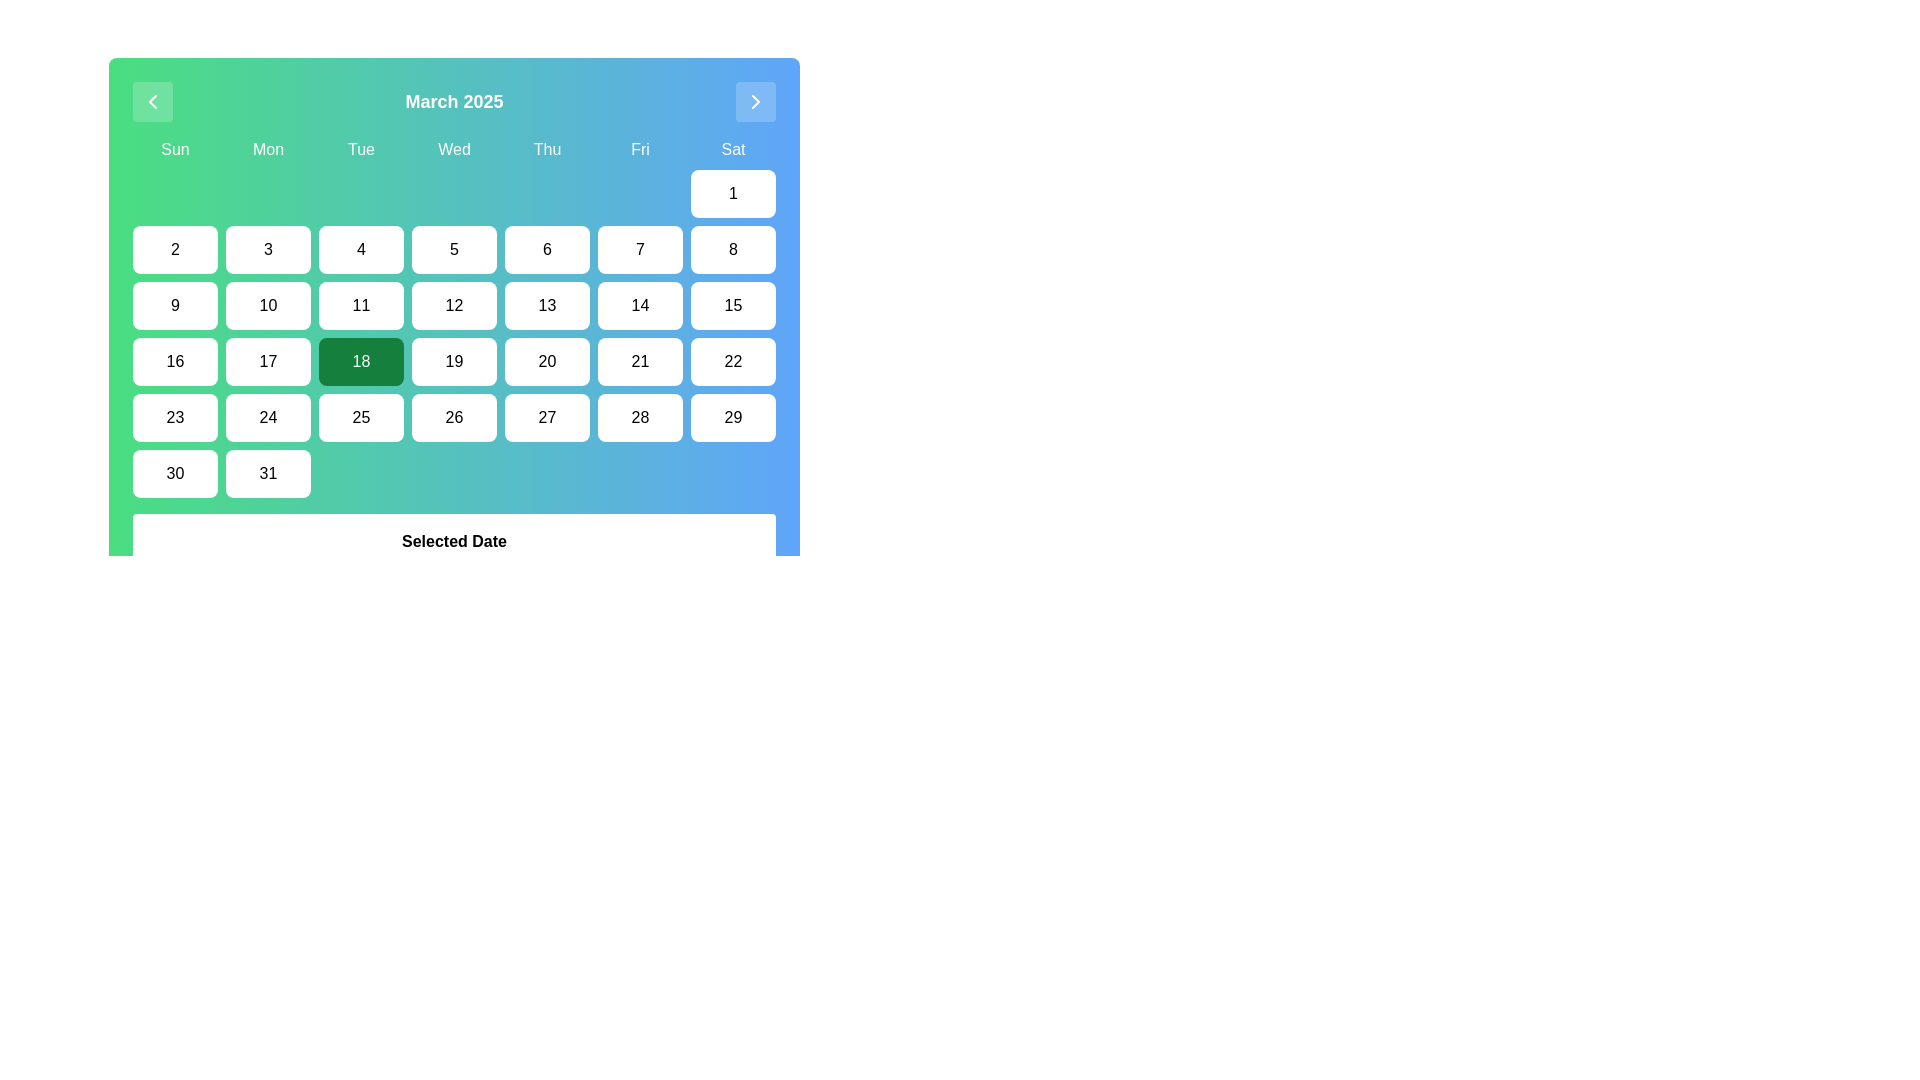 This screenshot has height=1080, width=1920. What do you see at coordinates (361, 249) in the screenshot?
I see `the button representing the selectable date in the calendar for Tuesday, March 2025` at bounding box center [361, 249].